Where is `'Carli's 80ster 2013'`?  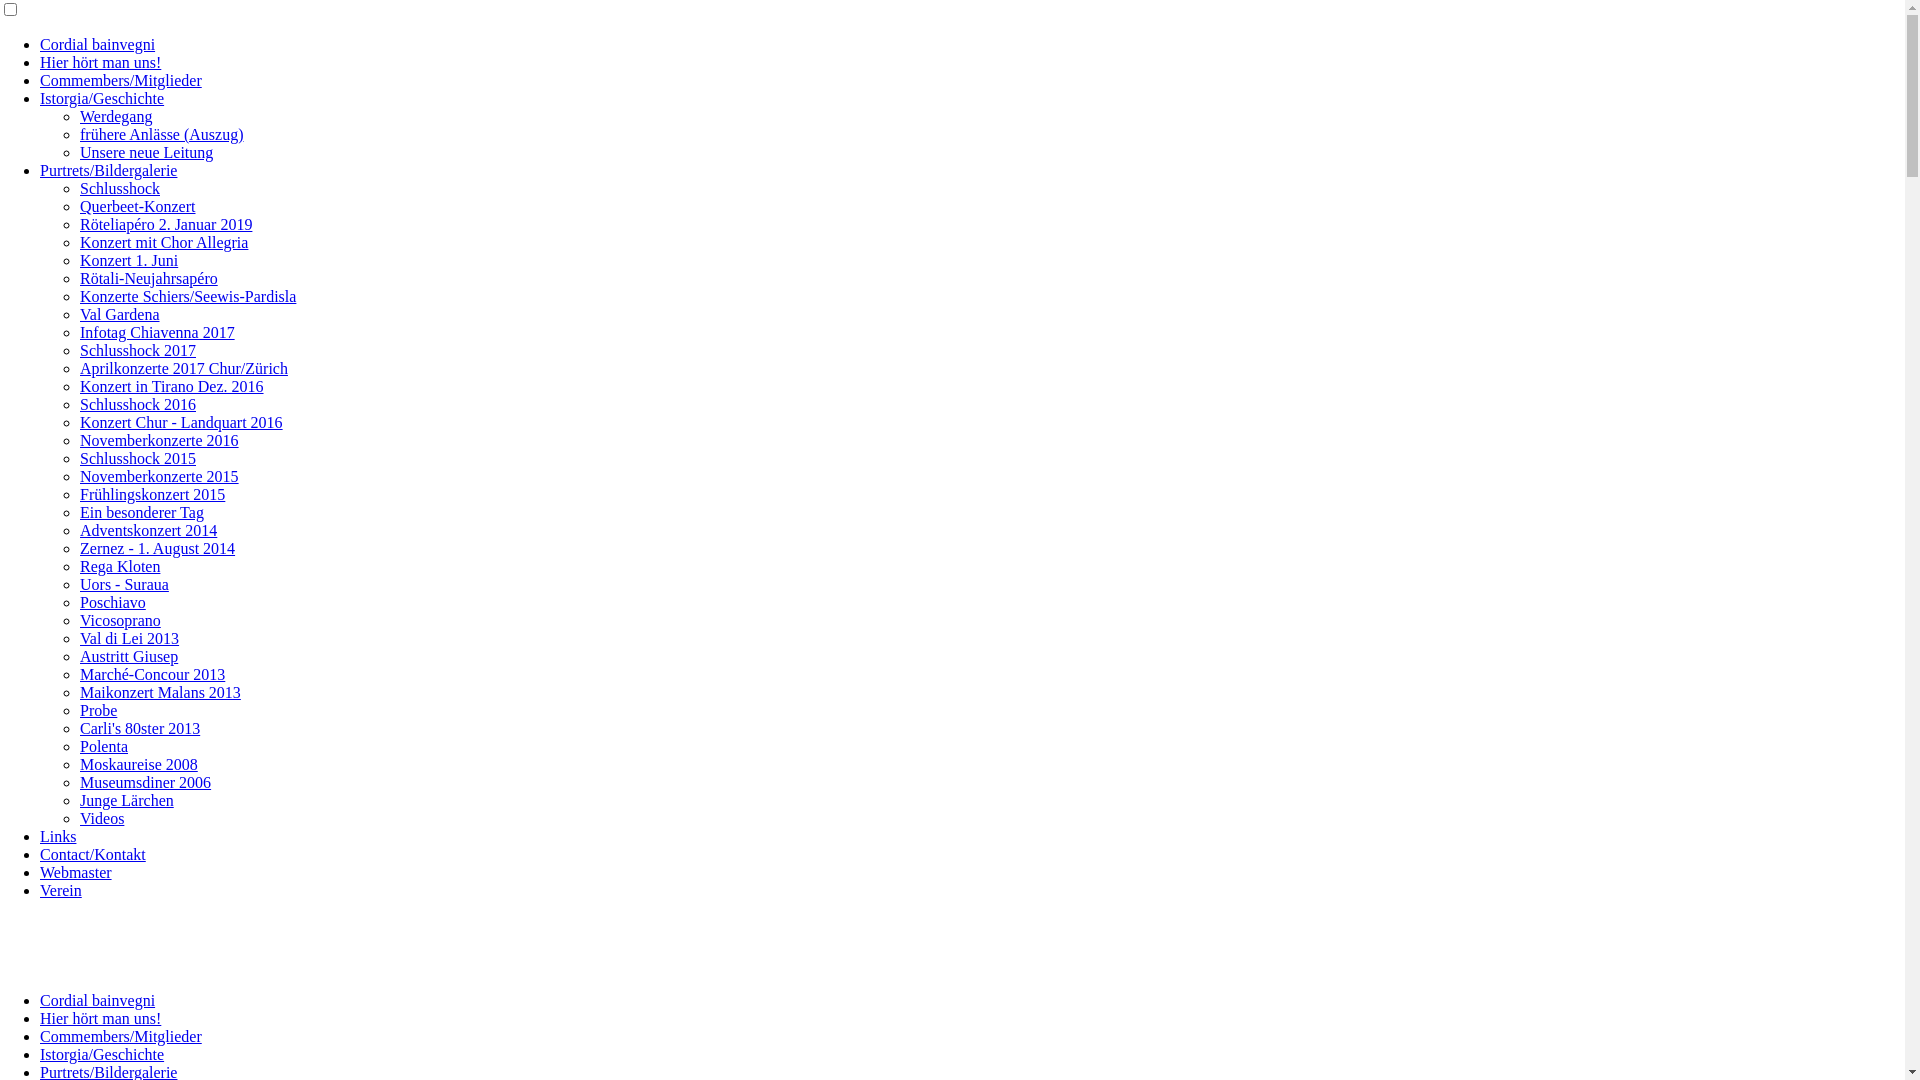
'Carli's 80ster 2013' is located at coordinates (138, 728).